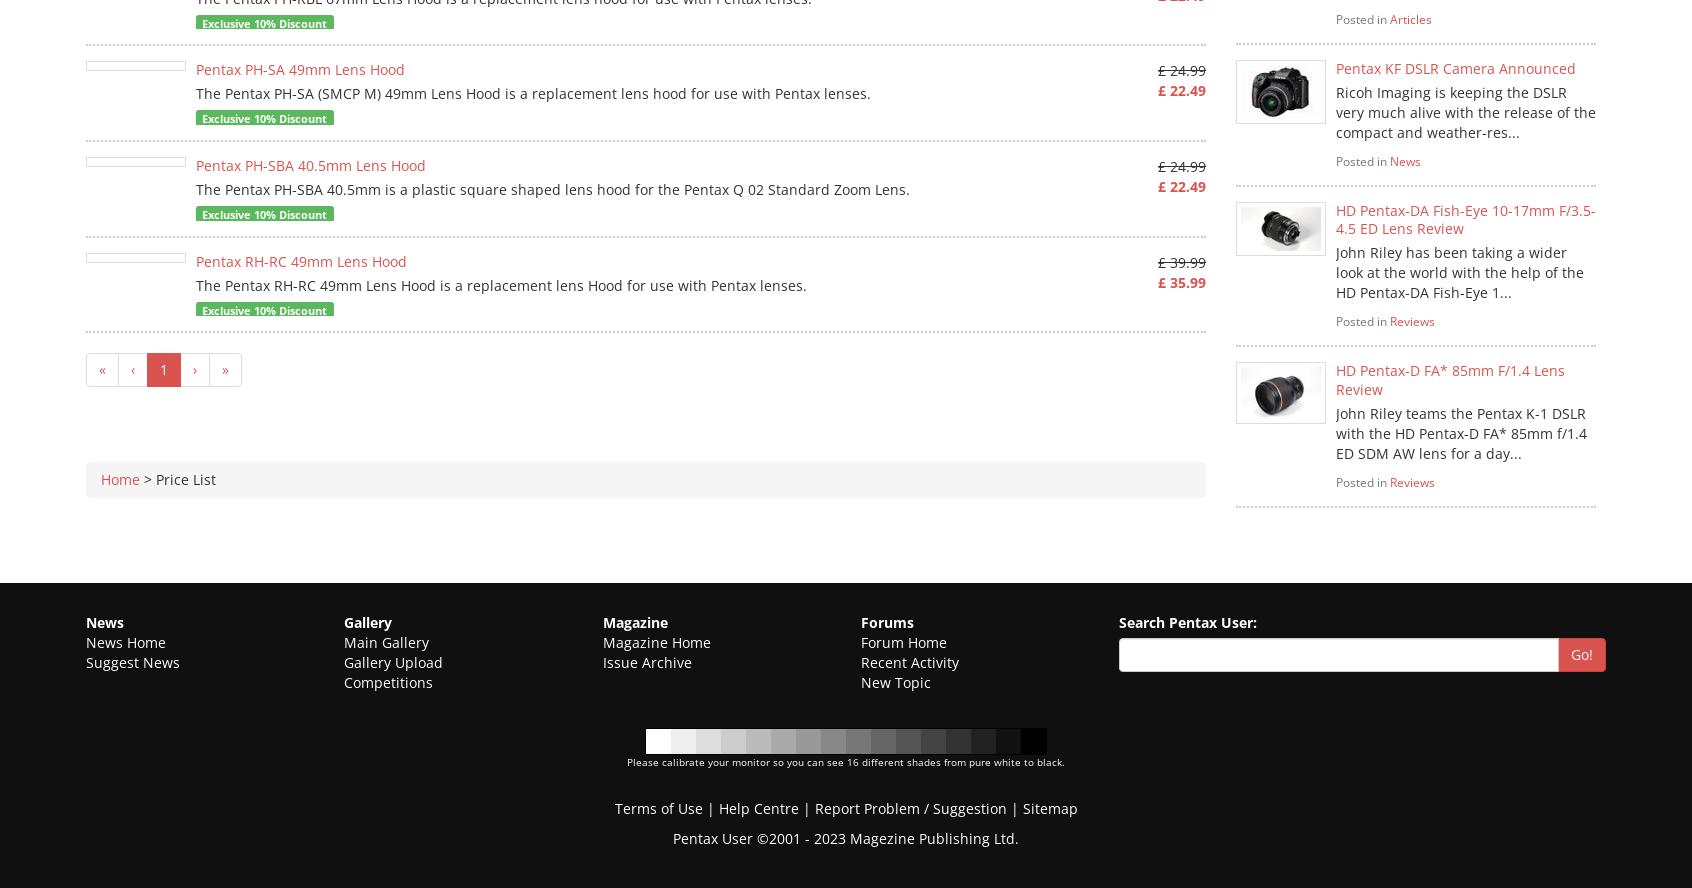 The image size is (1692, 888). What do you see at coordinates (393, 660) in the screenshot?
I see `'Gallery Upload'` at bounding box center [393, 660].